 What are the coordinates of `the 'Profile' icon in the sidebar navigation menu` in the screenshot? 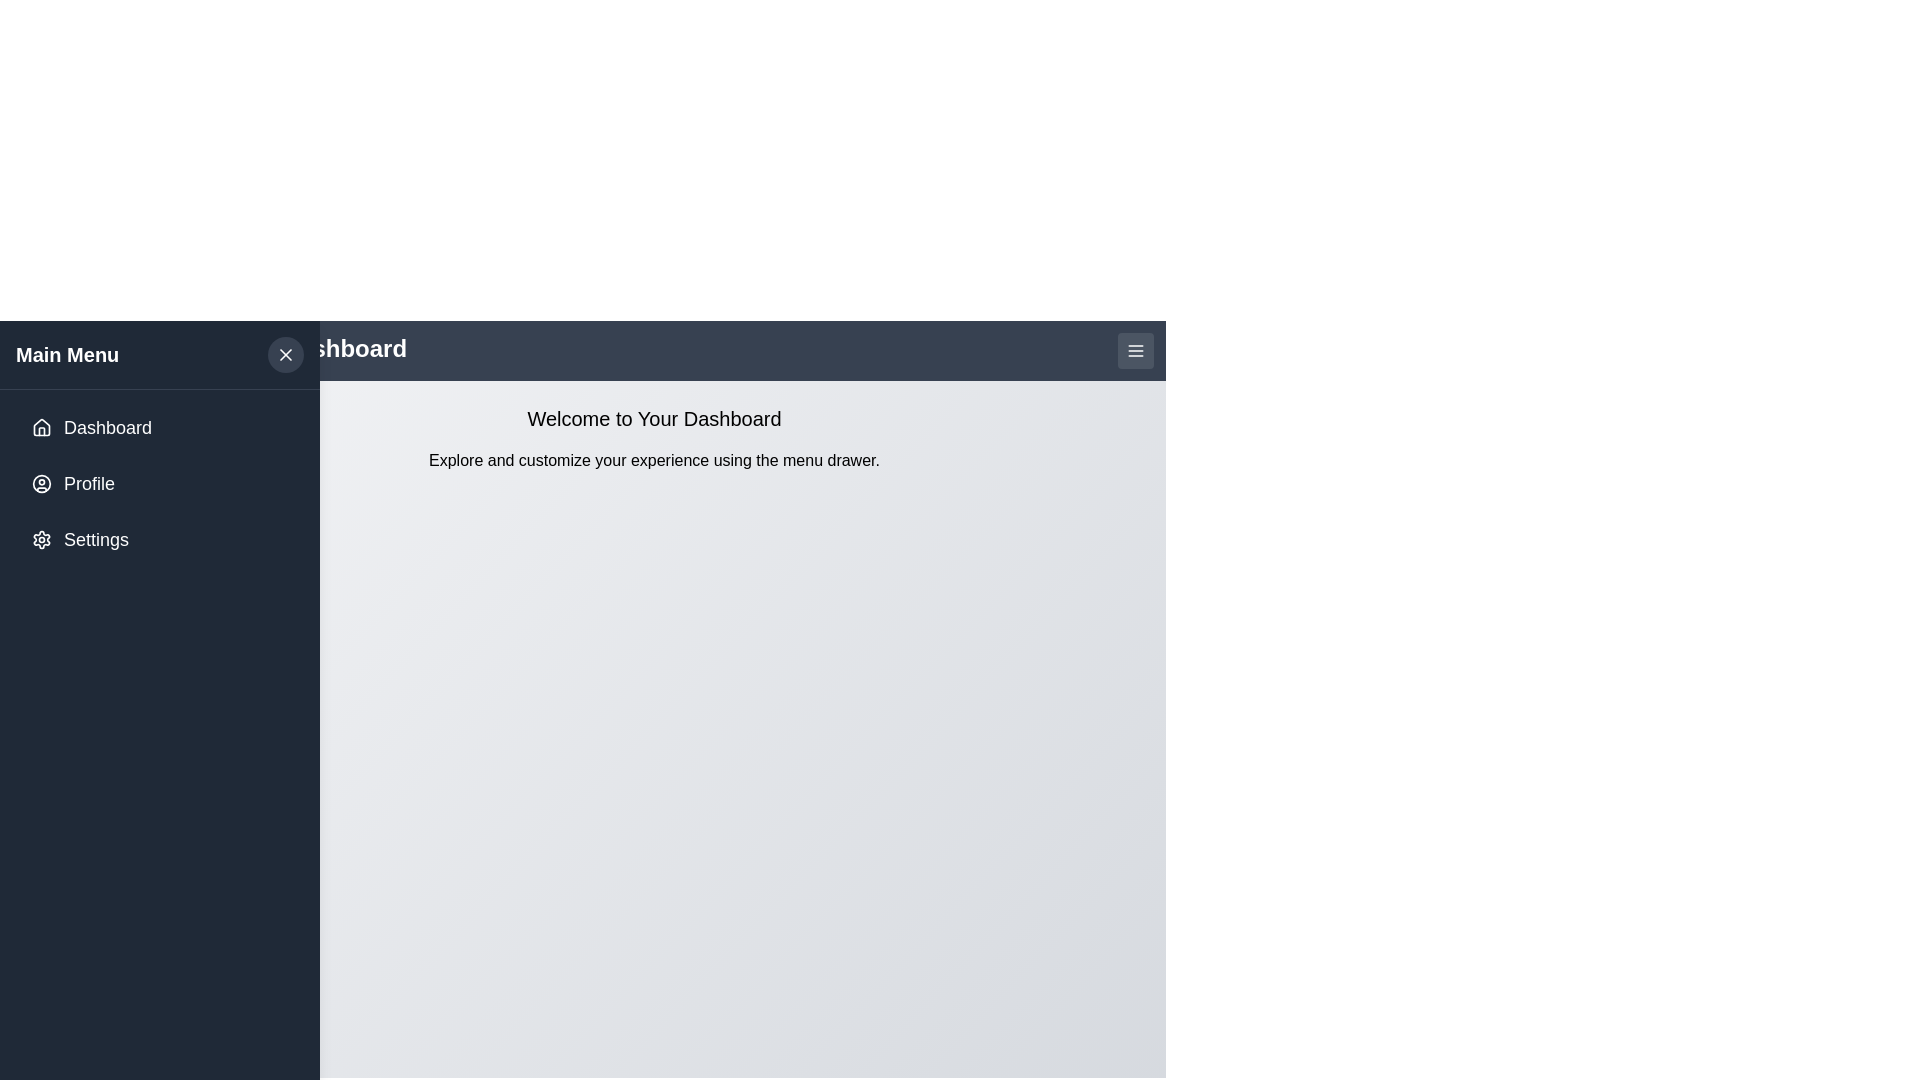 It's located at (42, 483).